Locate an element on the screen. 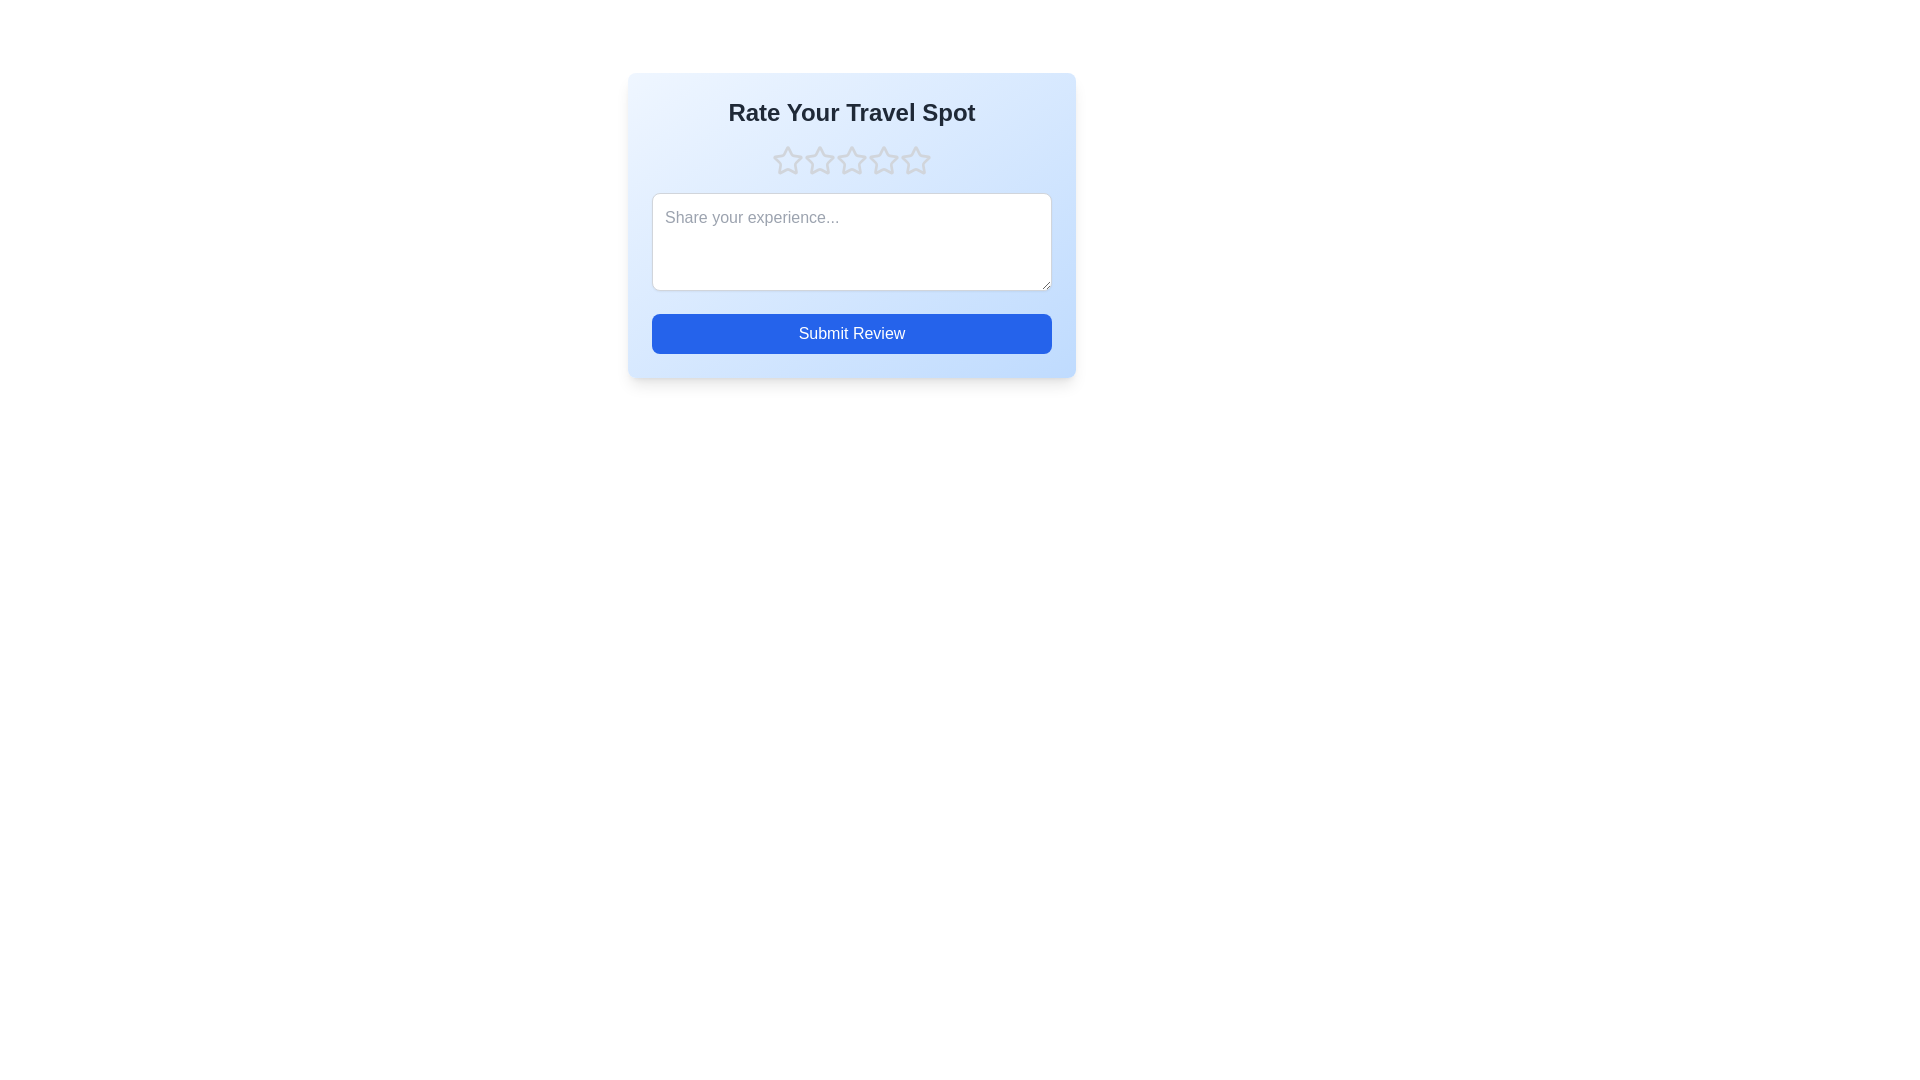  the text area to focus and enable text input is located at coordinates (851, 241).